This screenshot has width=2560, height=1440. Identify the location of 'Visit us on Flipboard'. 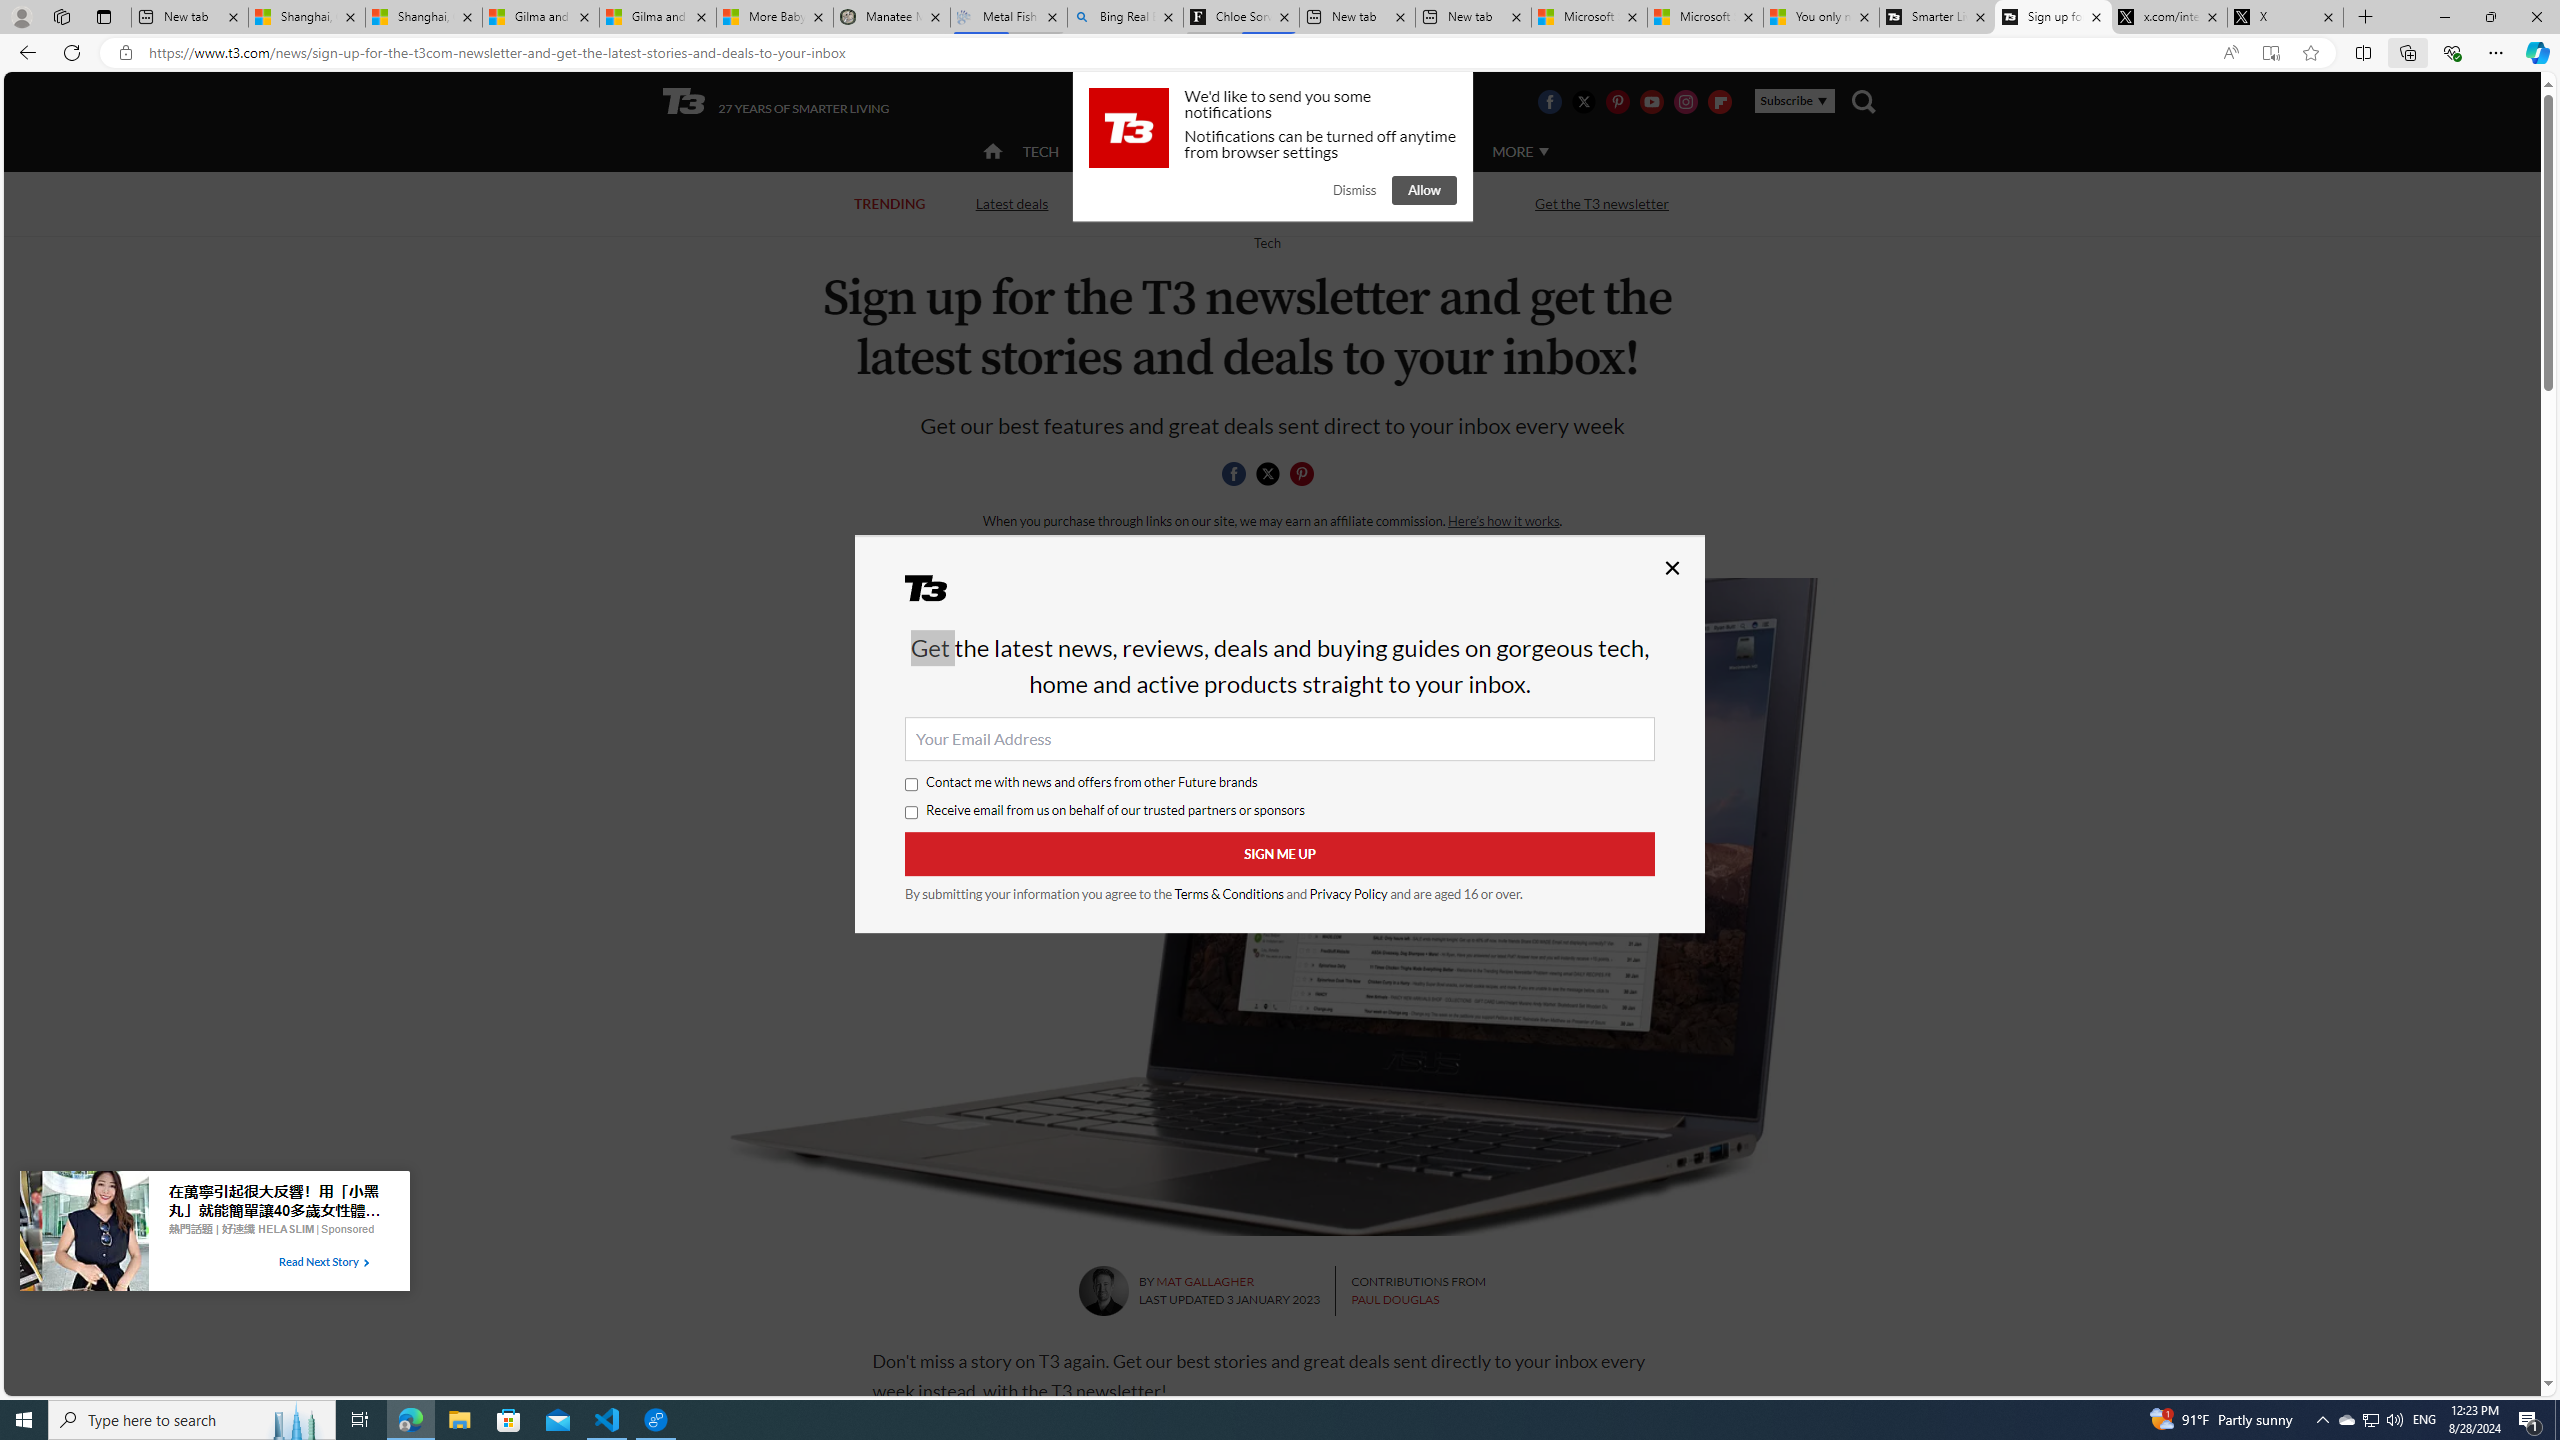
(1720, 100).